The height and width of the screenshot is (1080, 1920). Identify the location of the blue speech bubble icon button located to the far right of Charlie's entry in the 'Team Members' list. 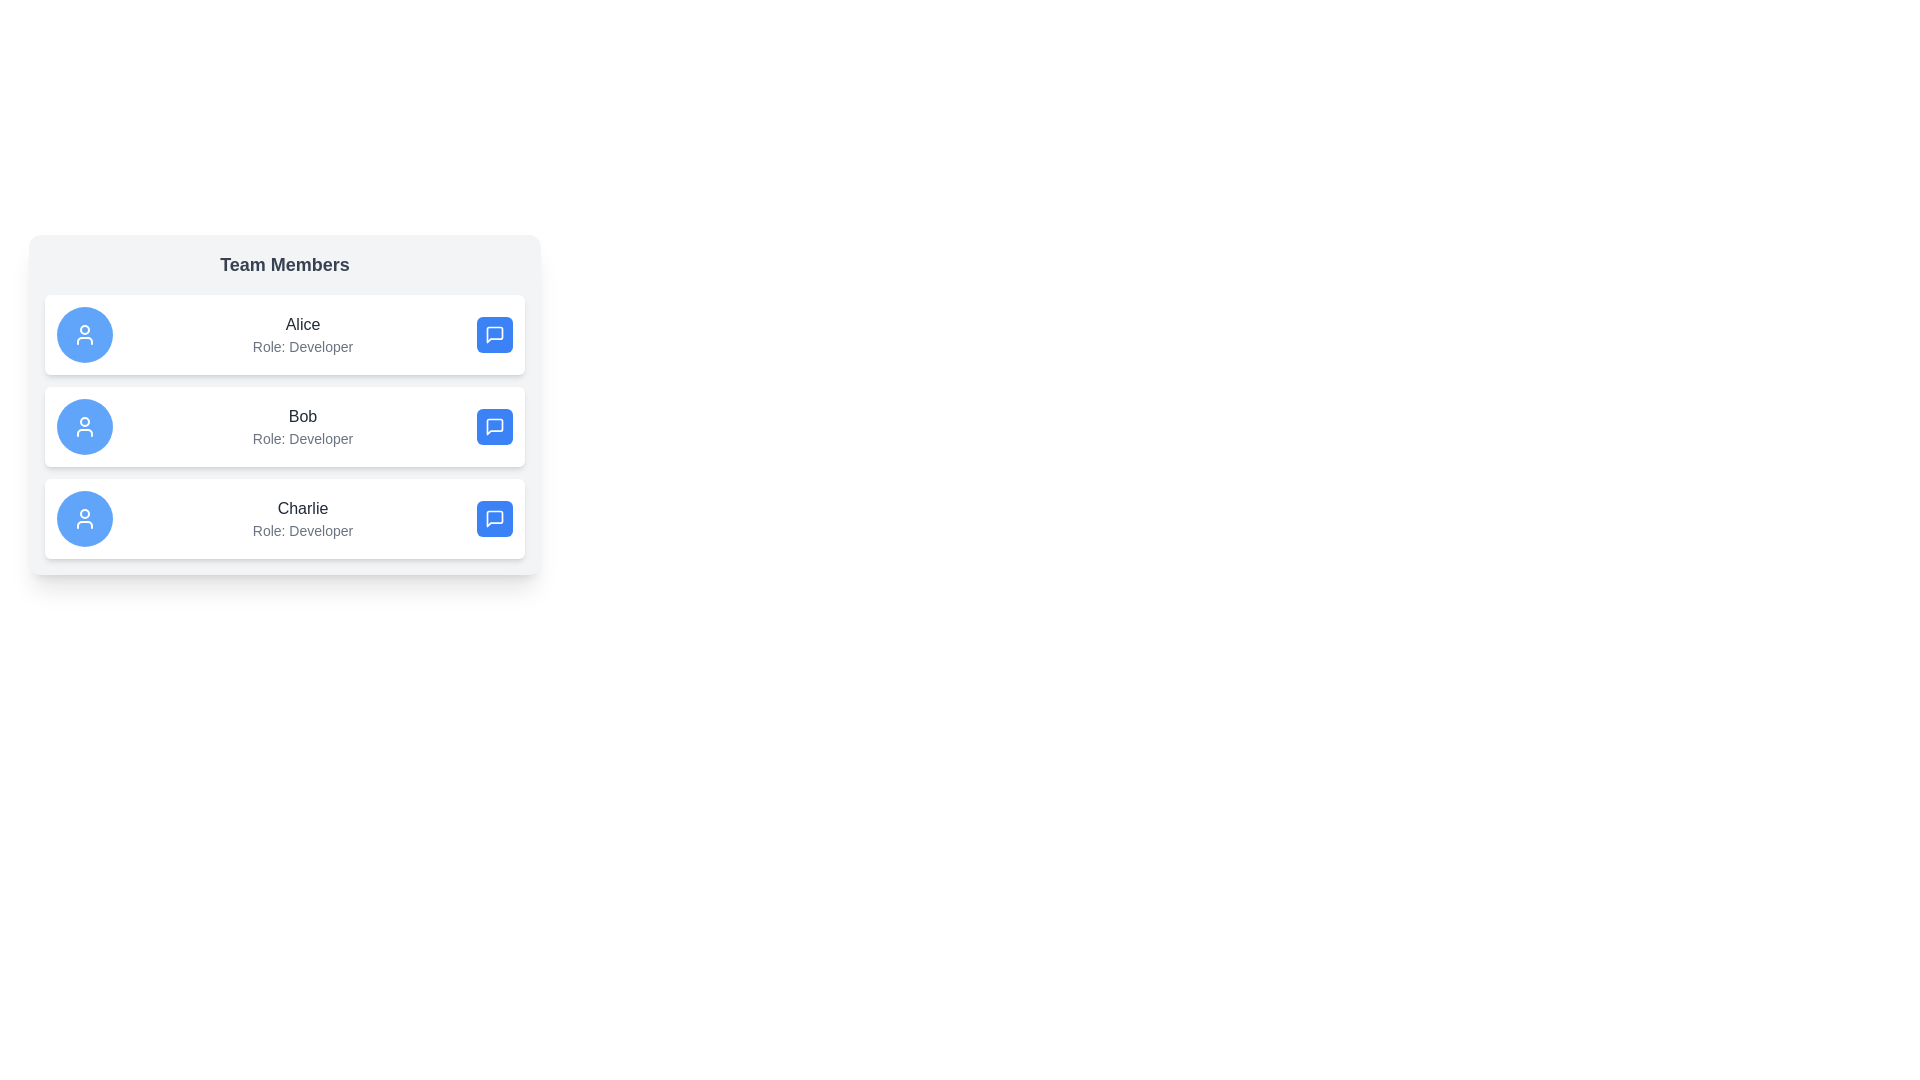
(494, 518).